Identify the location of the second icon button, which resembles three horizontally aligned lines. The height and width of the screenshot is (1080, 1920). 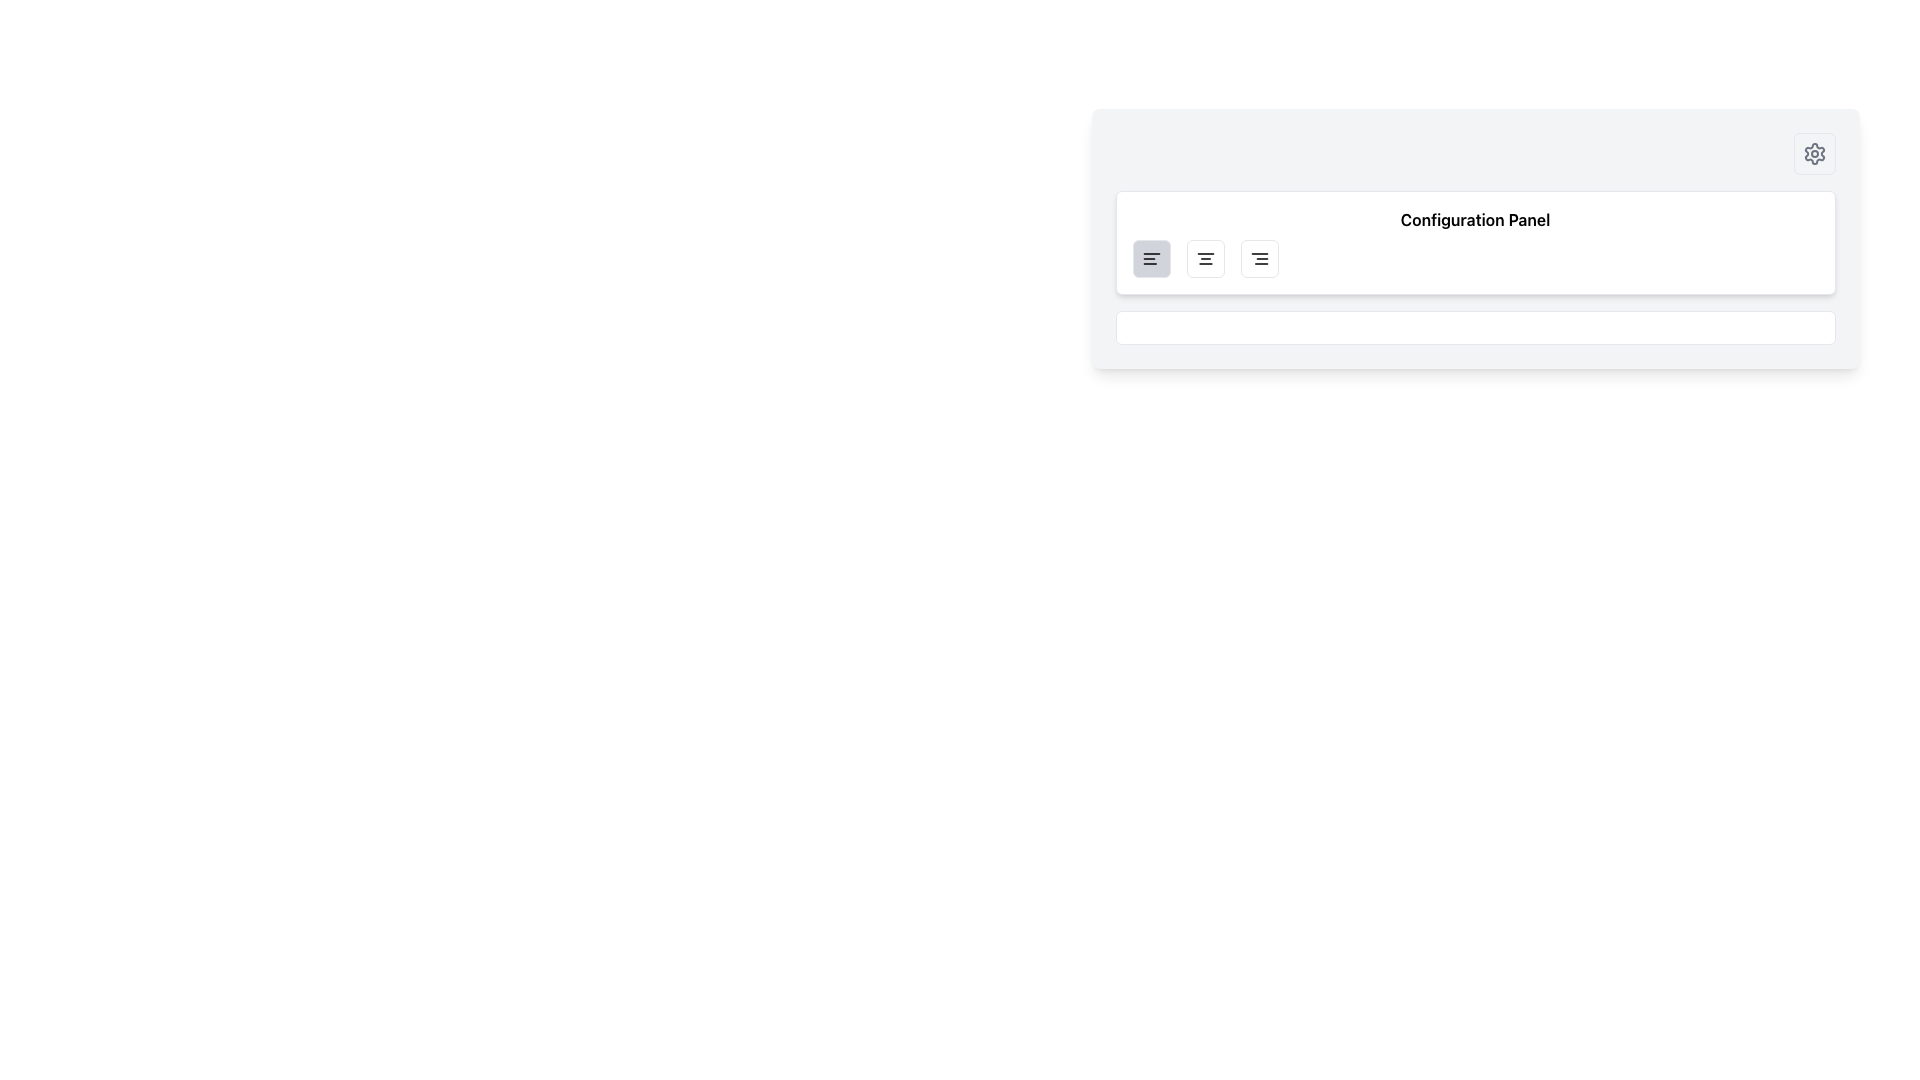
(1204, 257).